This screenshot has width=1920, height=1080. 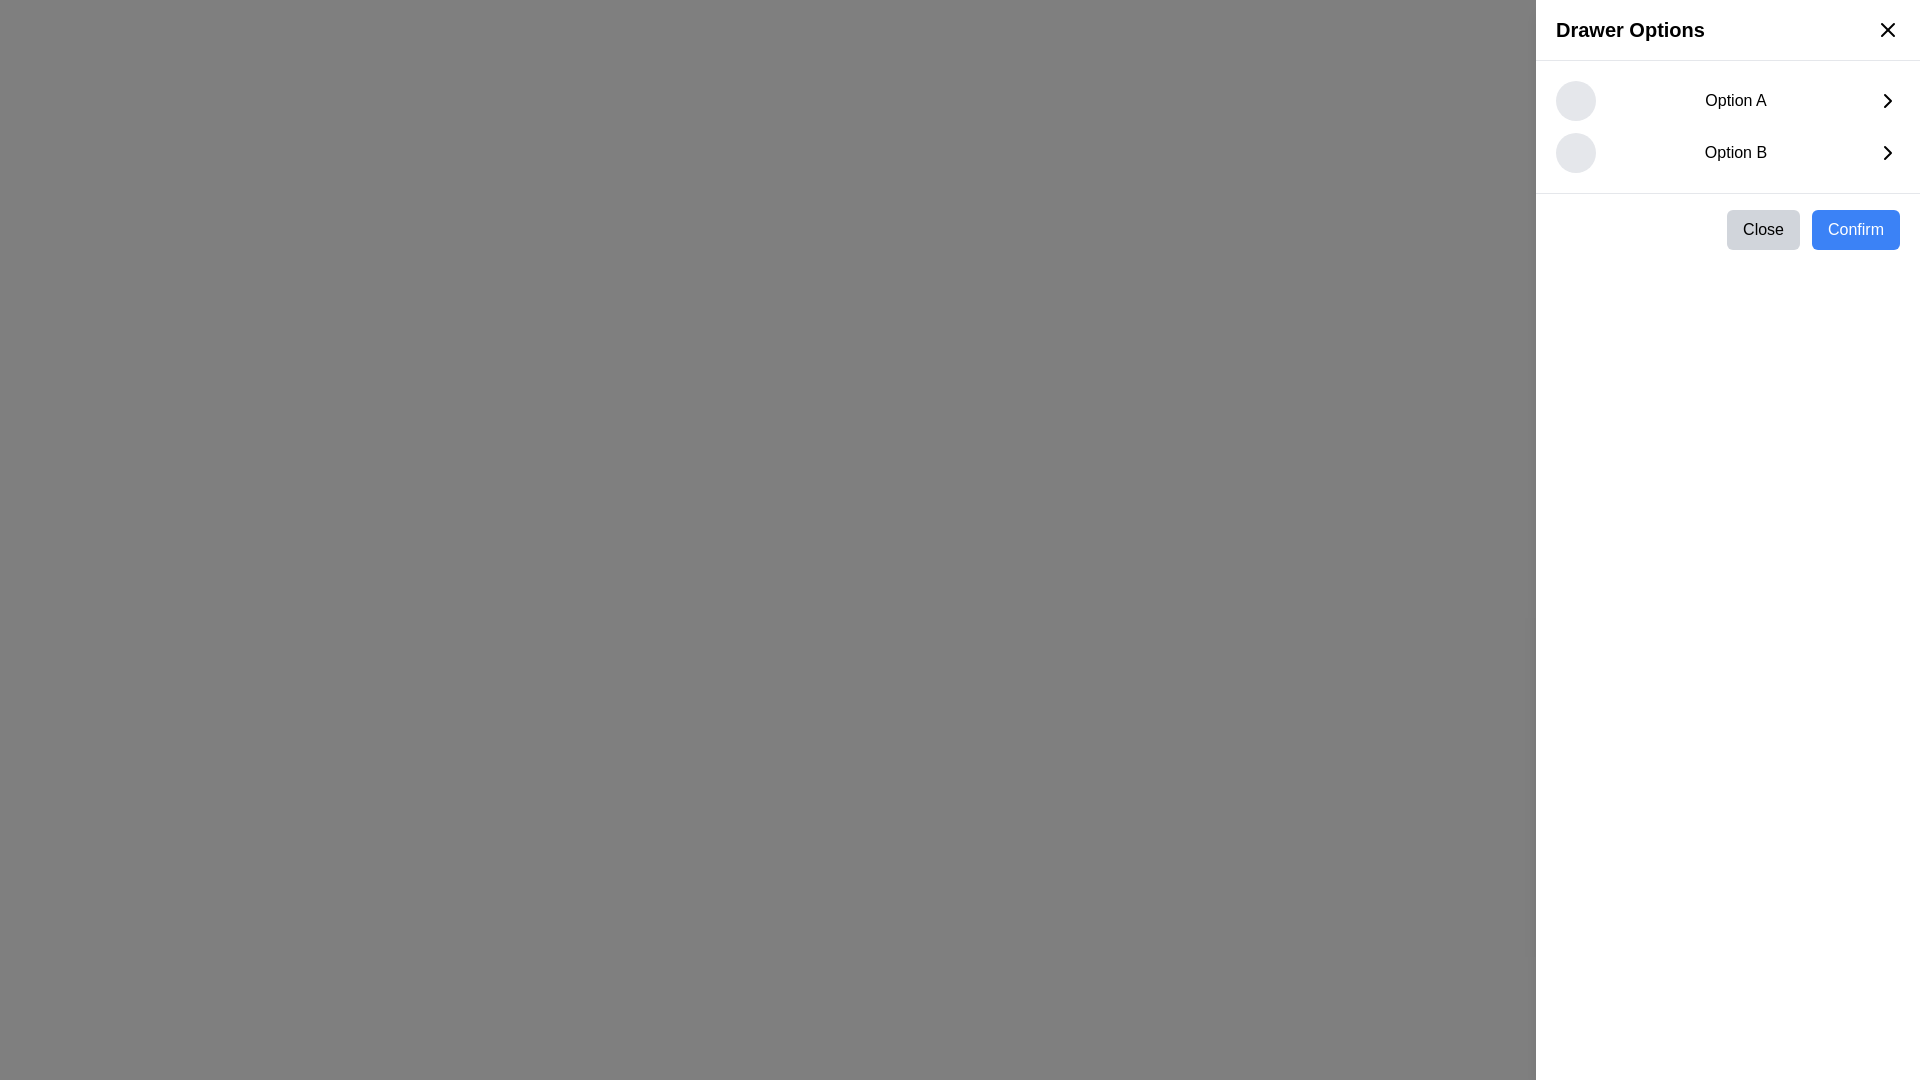 What do you see at coordinates (1886, 100) in the screenshot?
I see `the chevron icon that serves as an indicator for additional details related to 'Option A' in the right panel of the interface` at bounding box center [1886, 100].